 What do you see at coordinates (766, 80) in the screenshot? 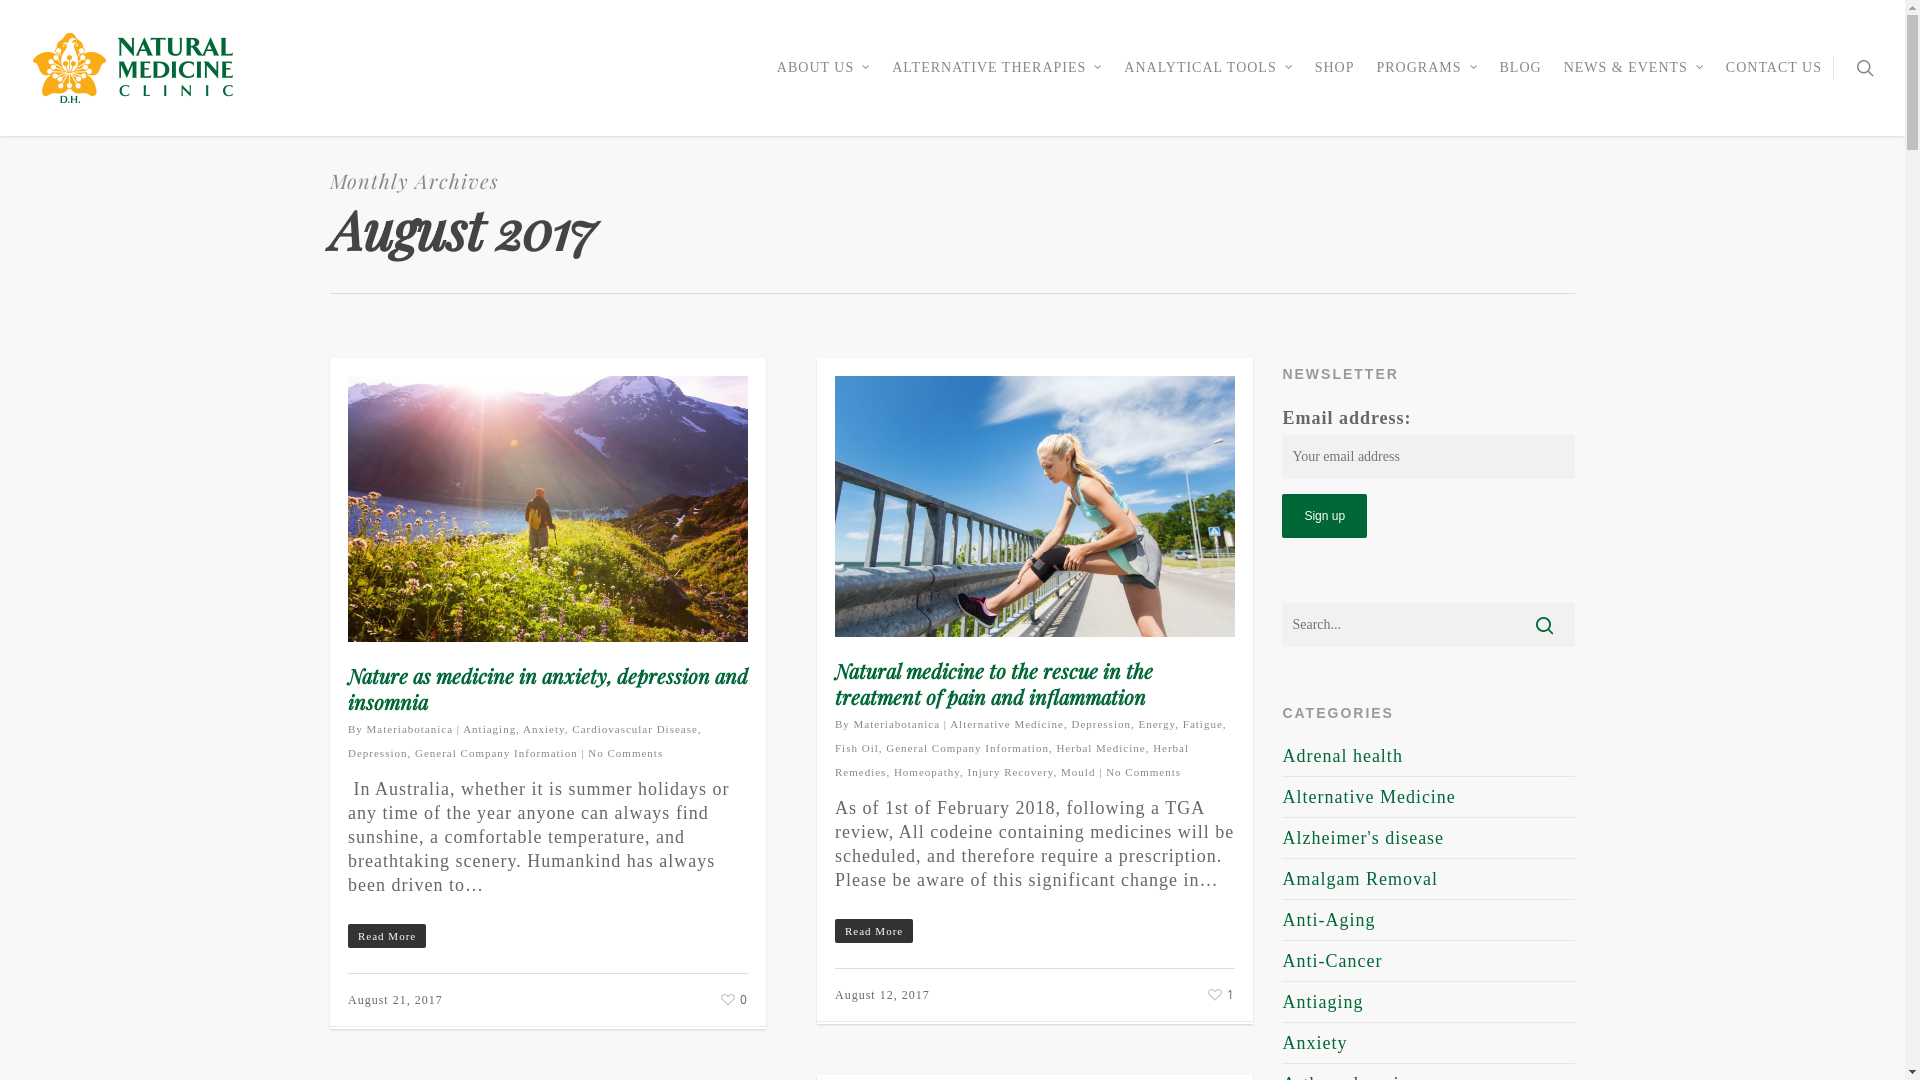
I see `'ABOUT US'` at bounding box center [766, 80].